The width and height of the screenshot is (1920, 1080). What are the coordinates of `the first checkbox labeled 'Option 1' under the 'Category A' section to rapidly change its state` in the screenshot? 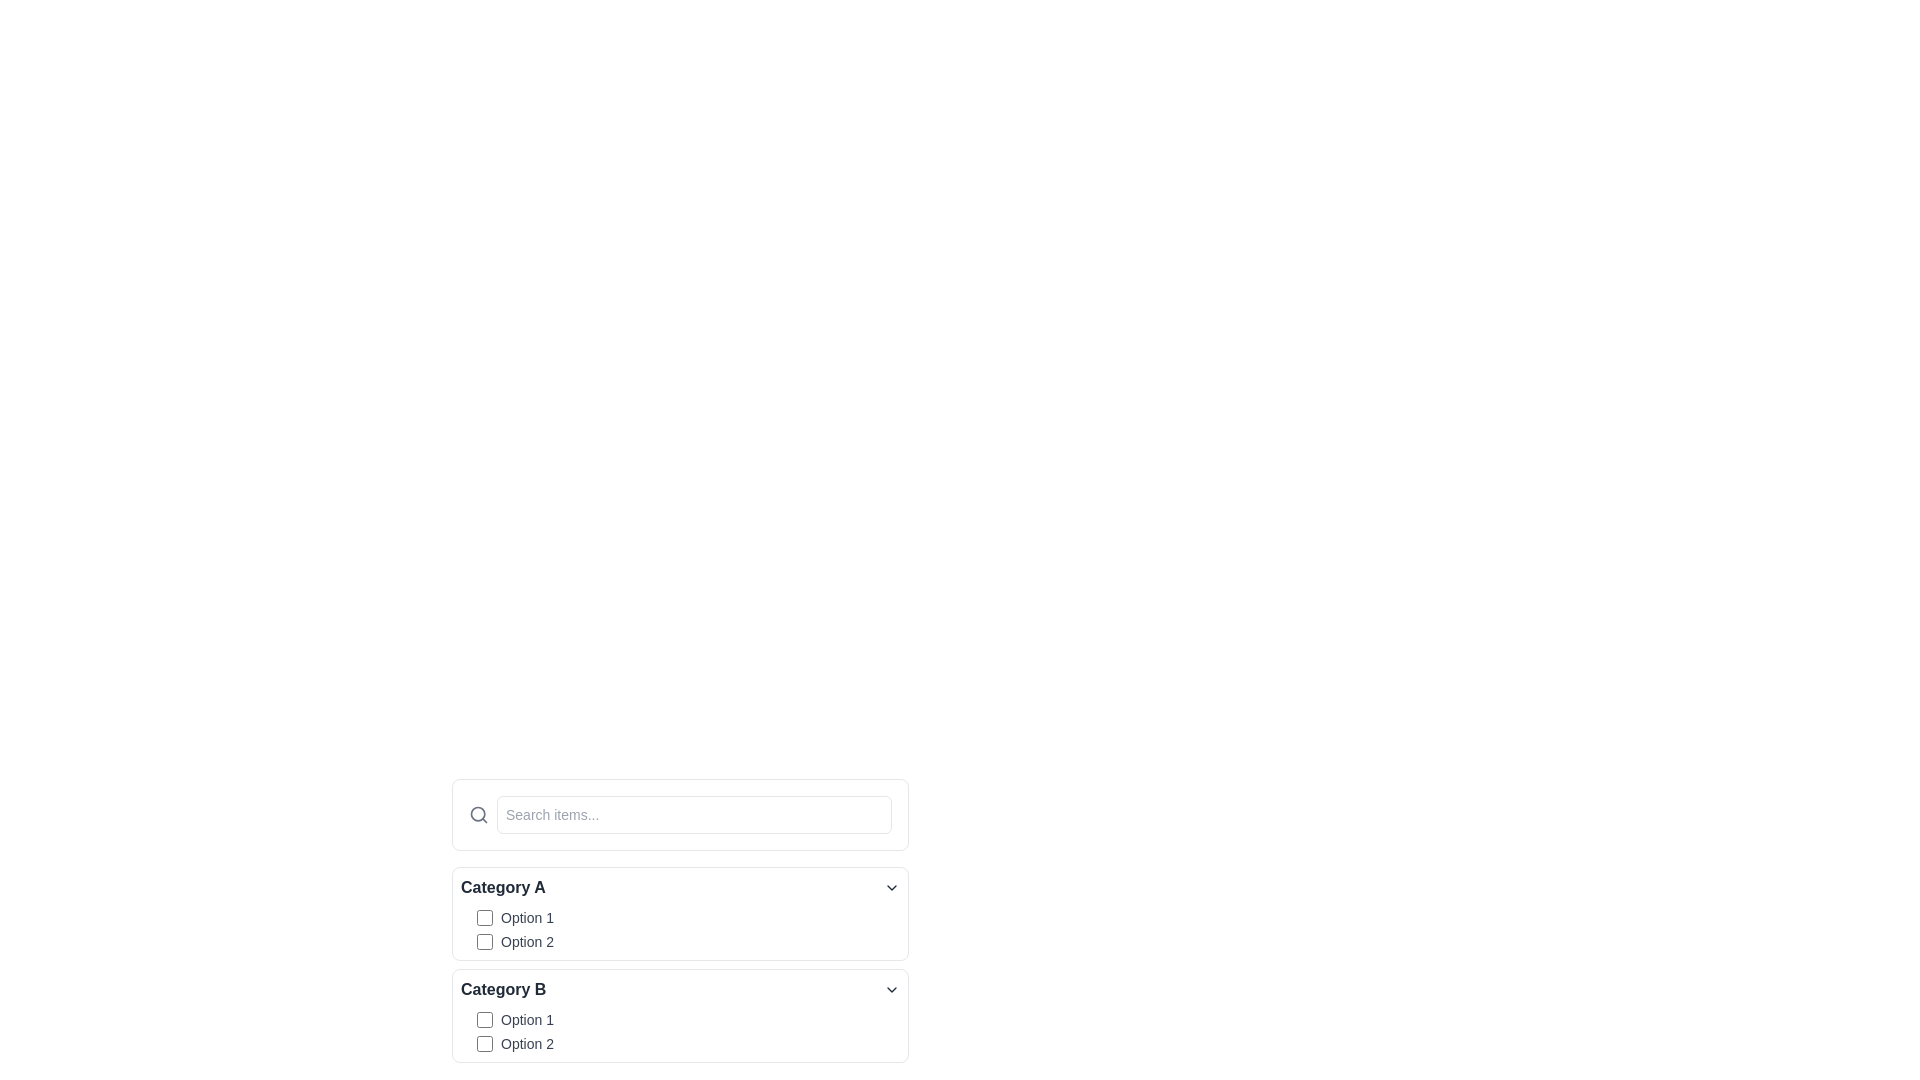 It's located at (484, 918).